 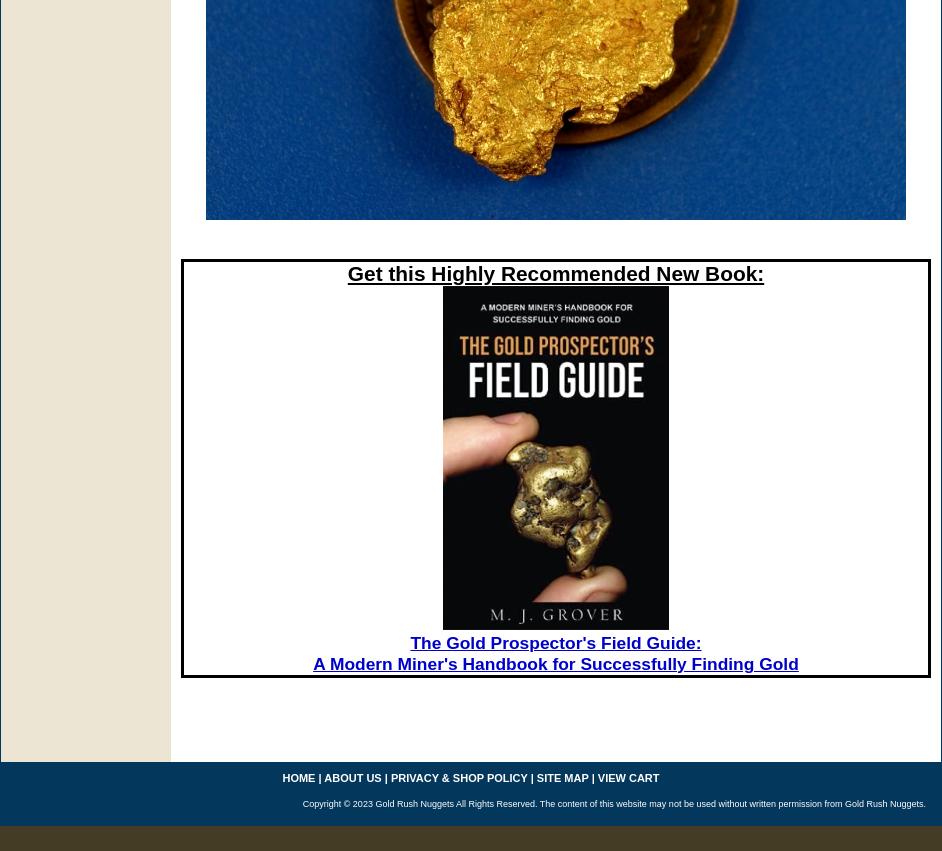 What do you see at coordinates (554, 664) in the screenshot?
I see `'A Modern Miner's Handbook for Successfully Finding Gold'` at bounding box center [554, 664].